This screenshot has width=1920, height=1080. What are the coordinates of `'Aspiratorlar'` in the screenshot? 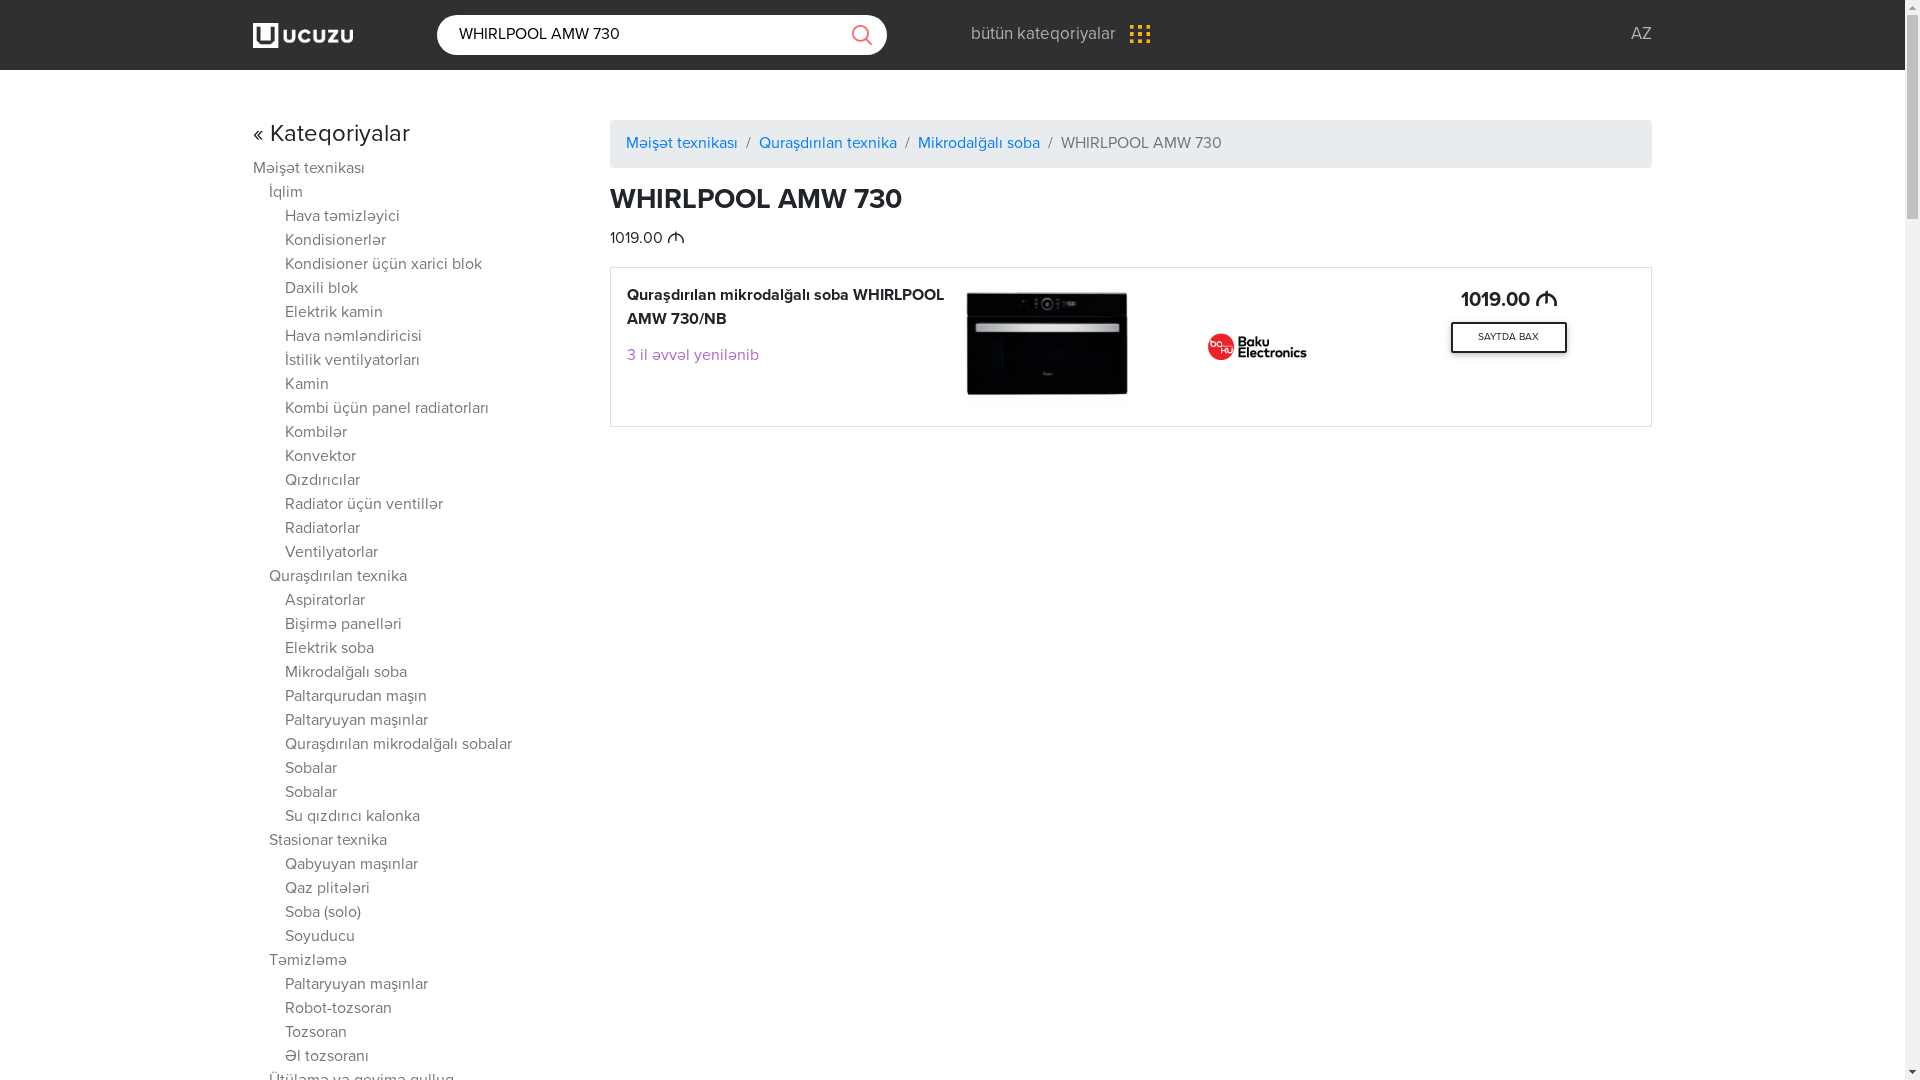 It's located at (325, 600).